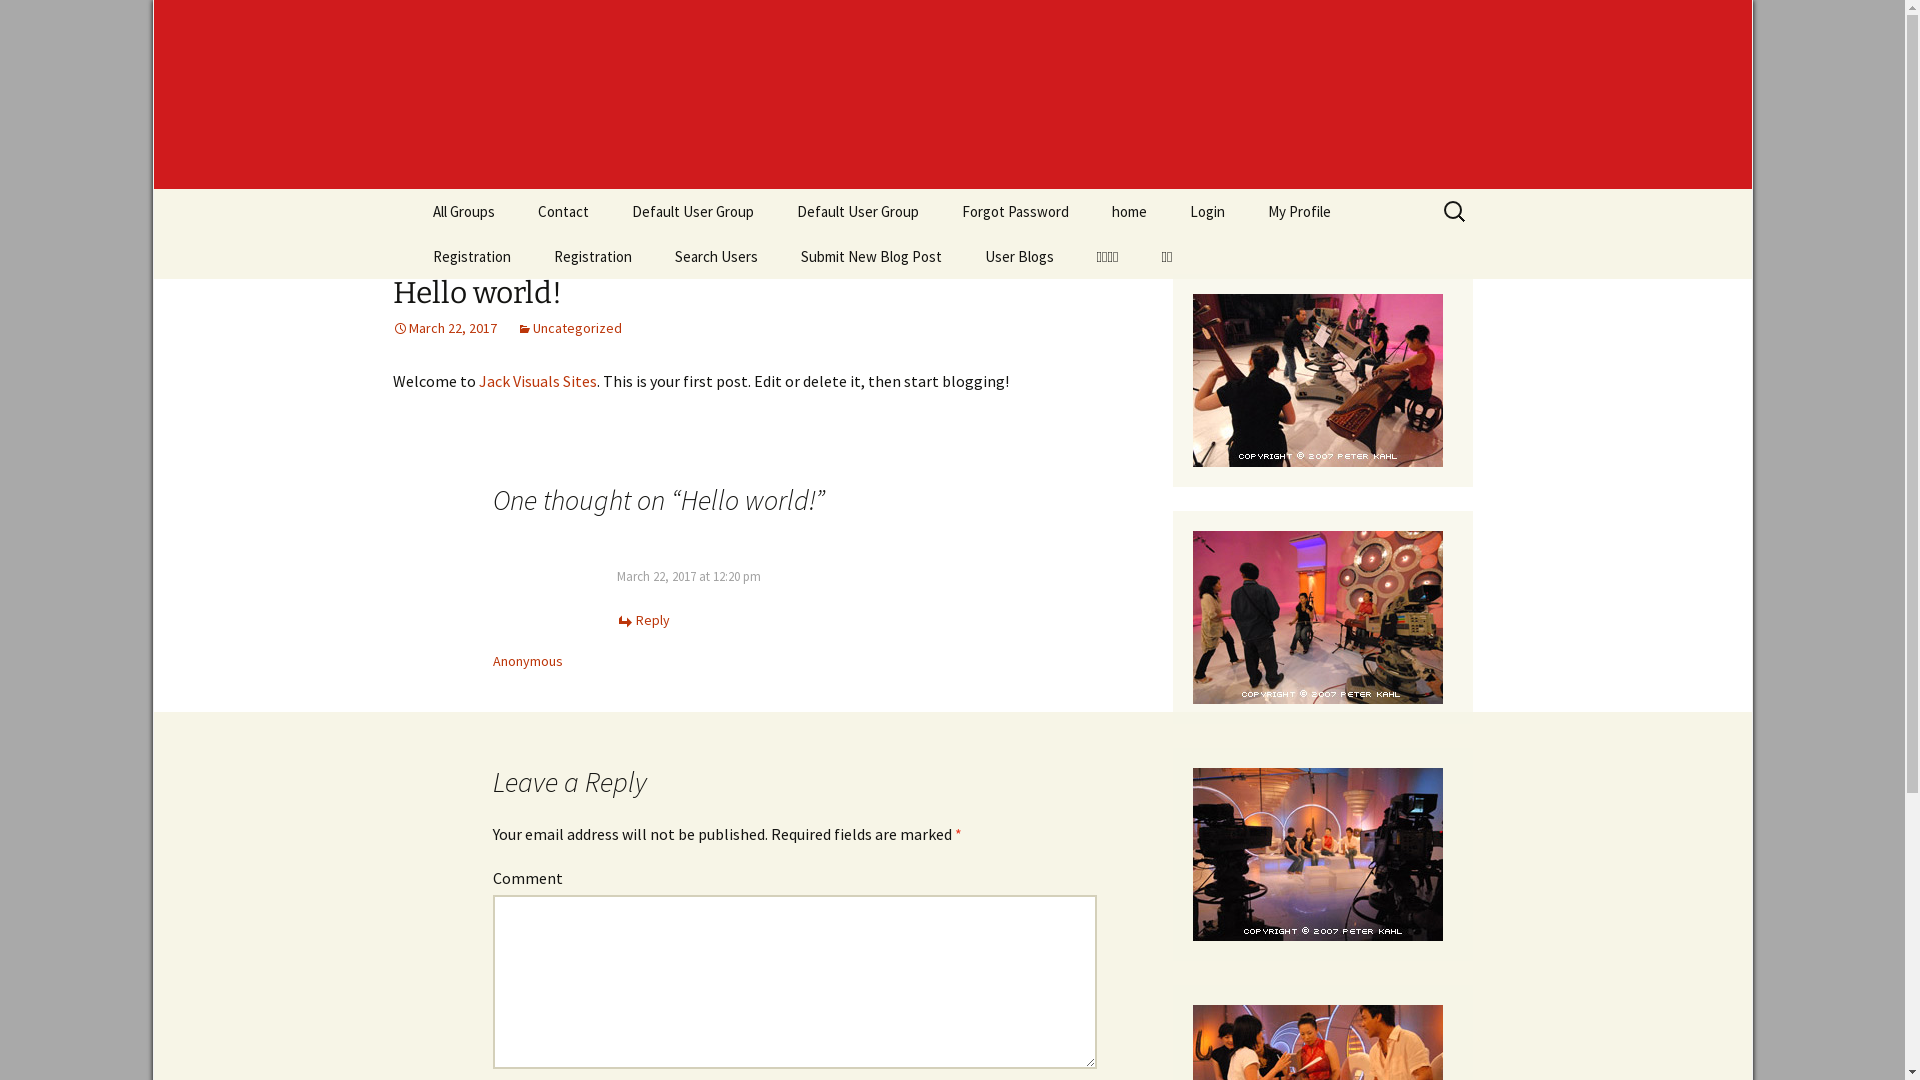 The image size is (1920, 1080). I want to click on 'Jack Visuals Sites', so click(477, 381).